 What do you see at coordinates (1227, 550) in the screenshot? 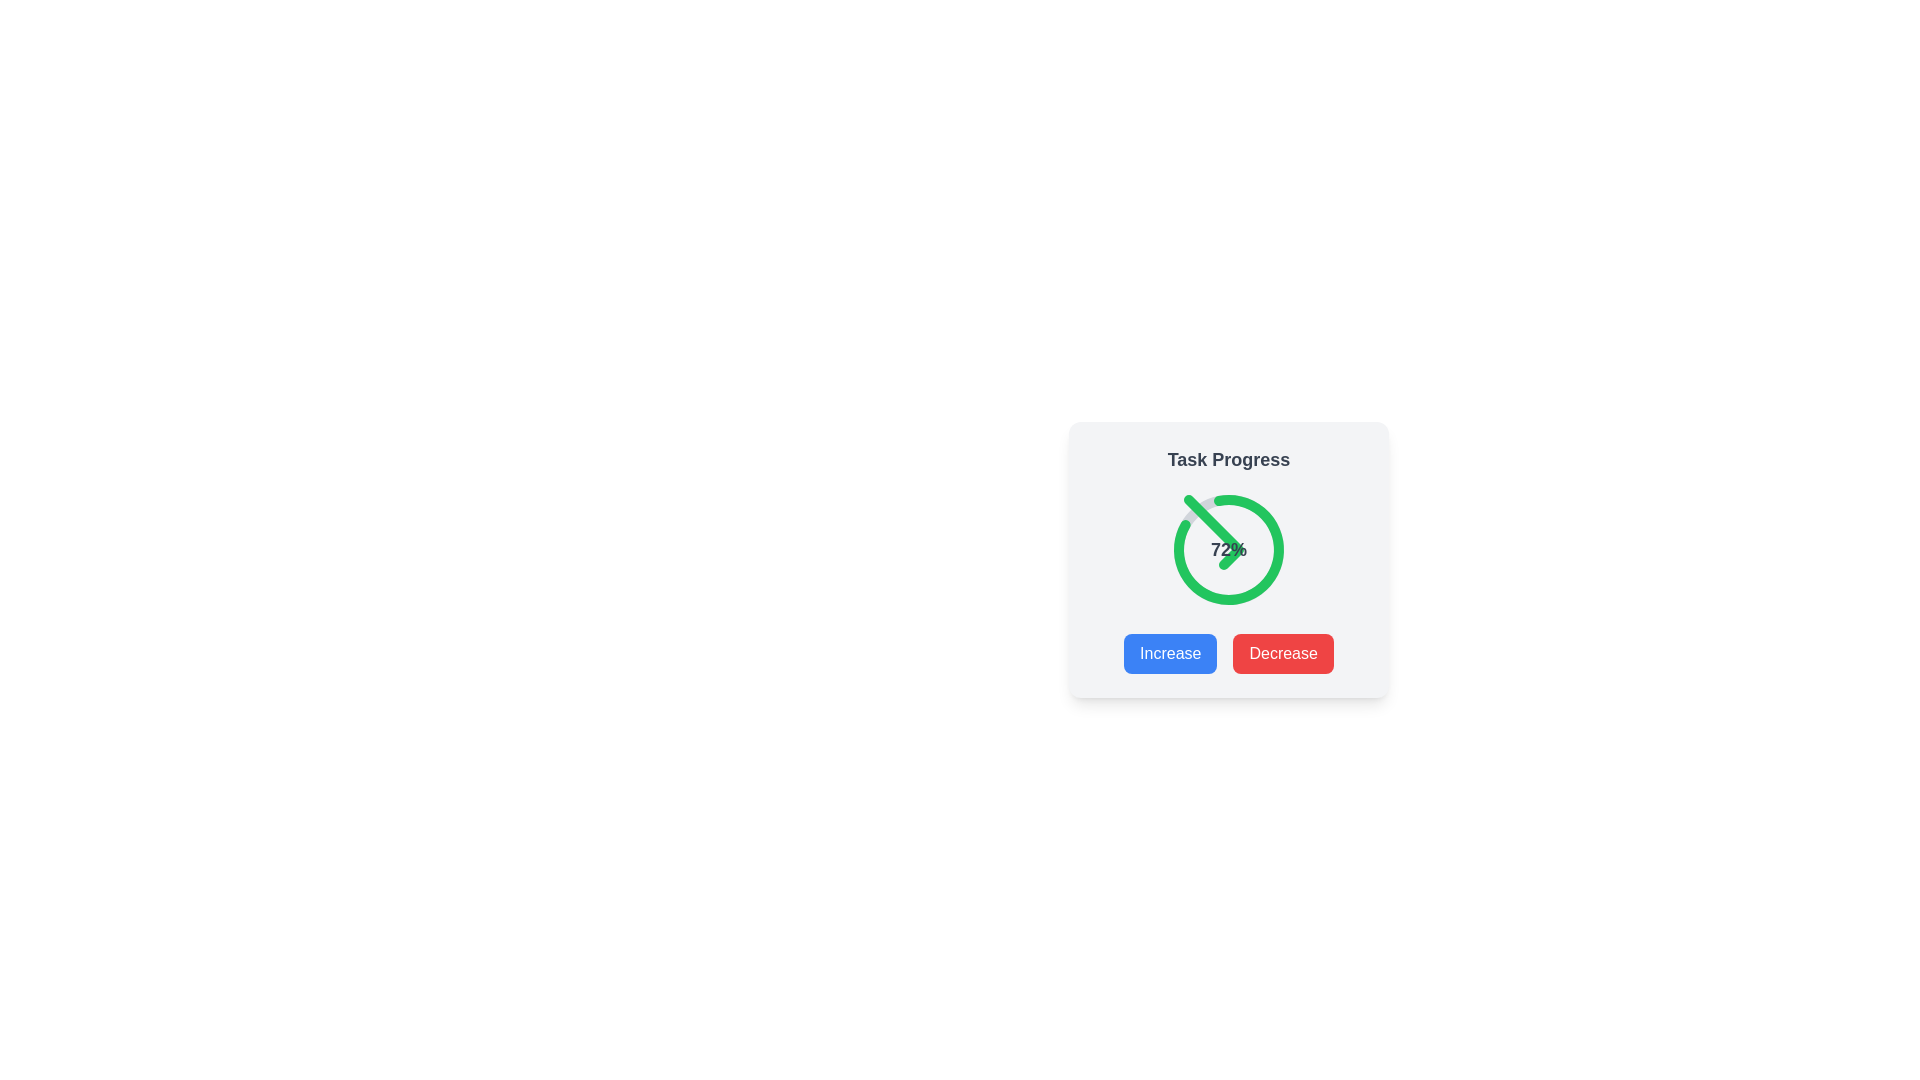
I see `the Static Text Content displaying '72%' which is bold, larger in font size, and gray-colored, located centrally within a circular progress indicator below 'Task Progress'` at bounding box center [1227, 550].